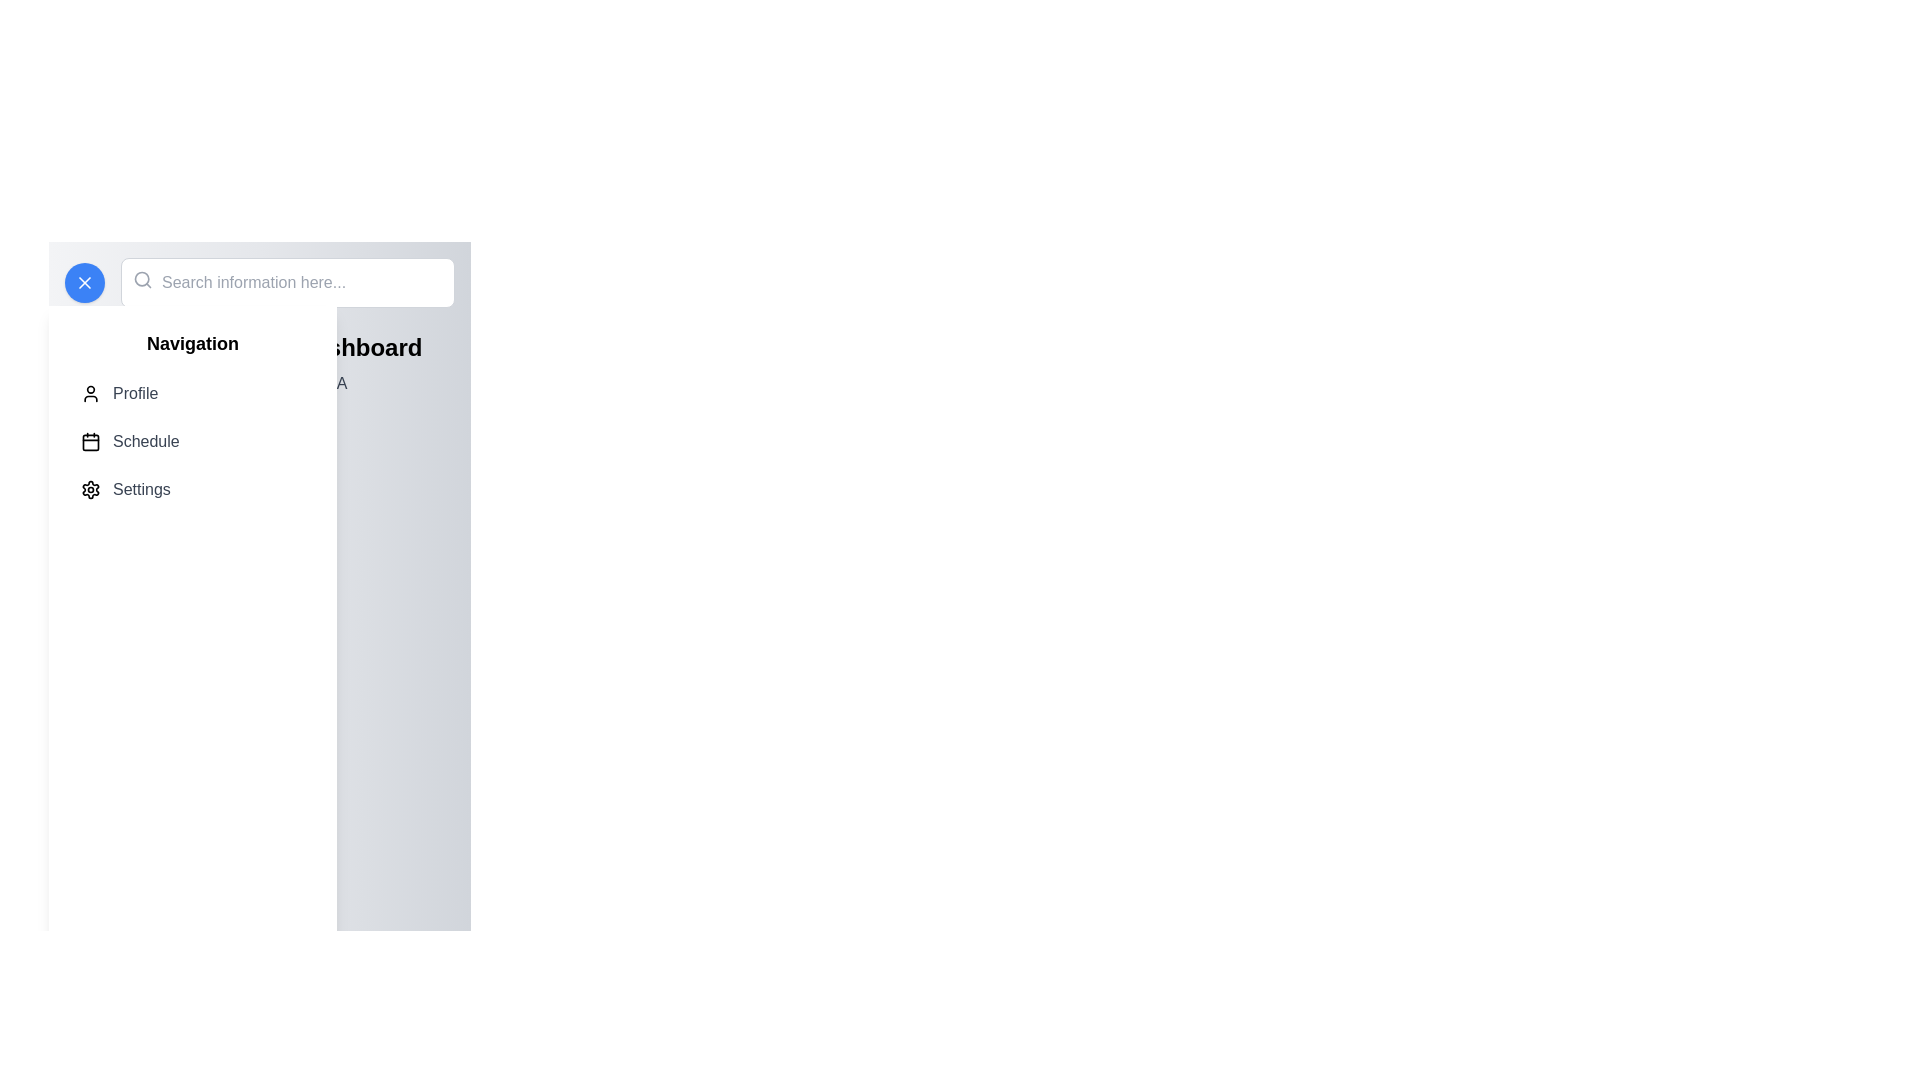 The width and height of the screenshot is (1920, 1080). What do you see at coordinates (90, 489) in the screenshot?
I see `the settings icon located at the bottom of the vertical navigation menu on the left side of the interface` at bounding box center [90, 489].